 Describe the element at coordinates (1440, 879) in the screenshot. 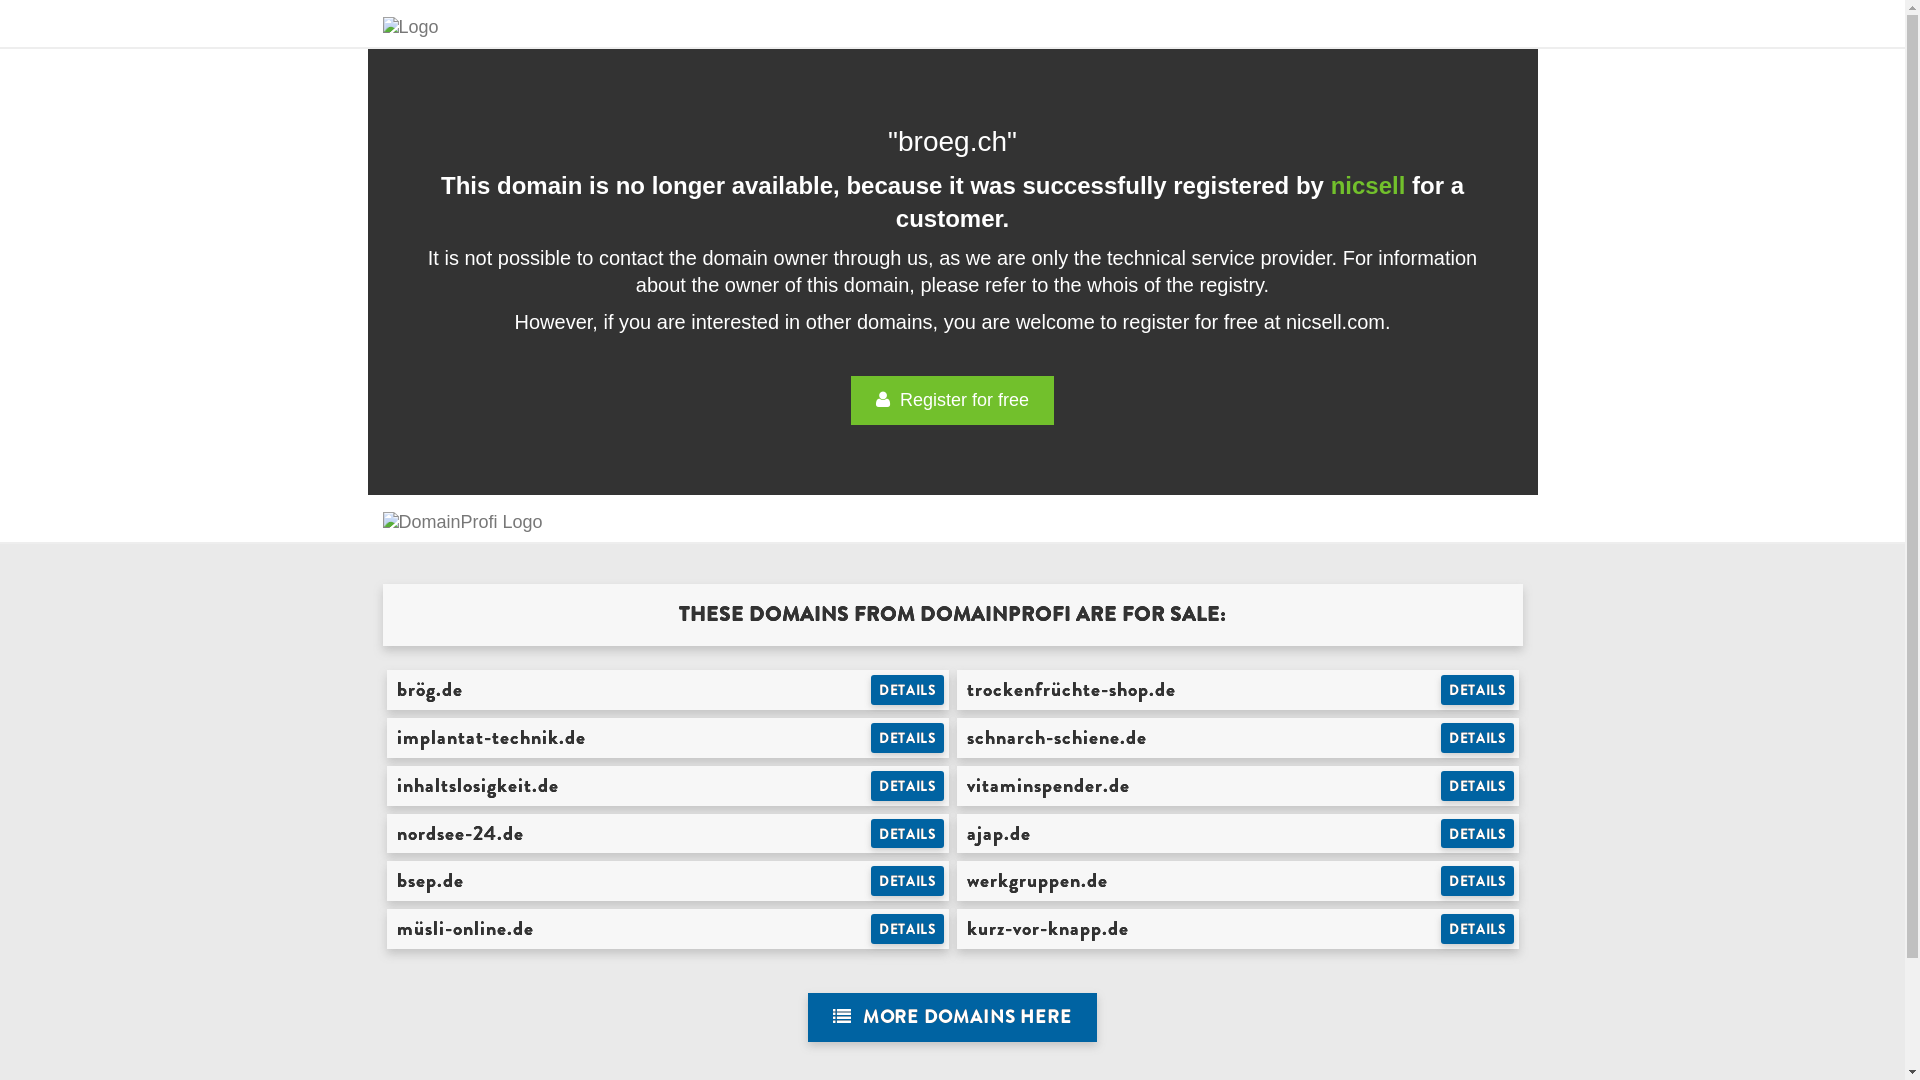

I see `'DETAILS'` at that location.